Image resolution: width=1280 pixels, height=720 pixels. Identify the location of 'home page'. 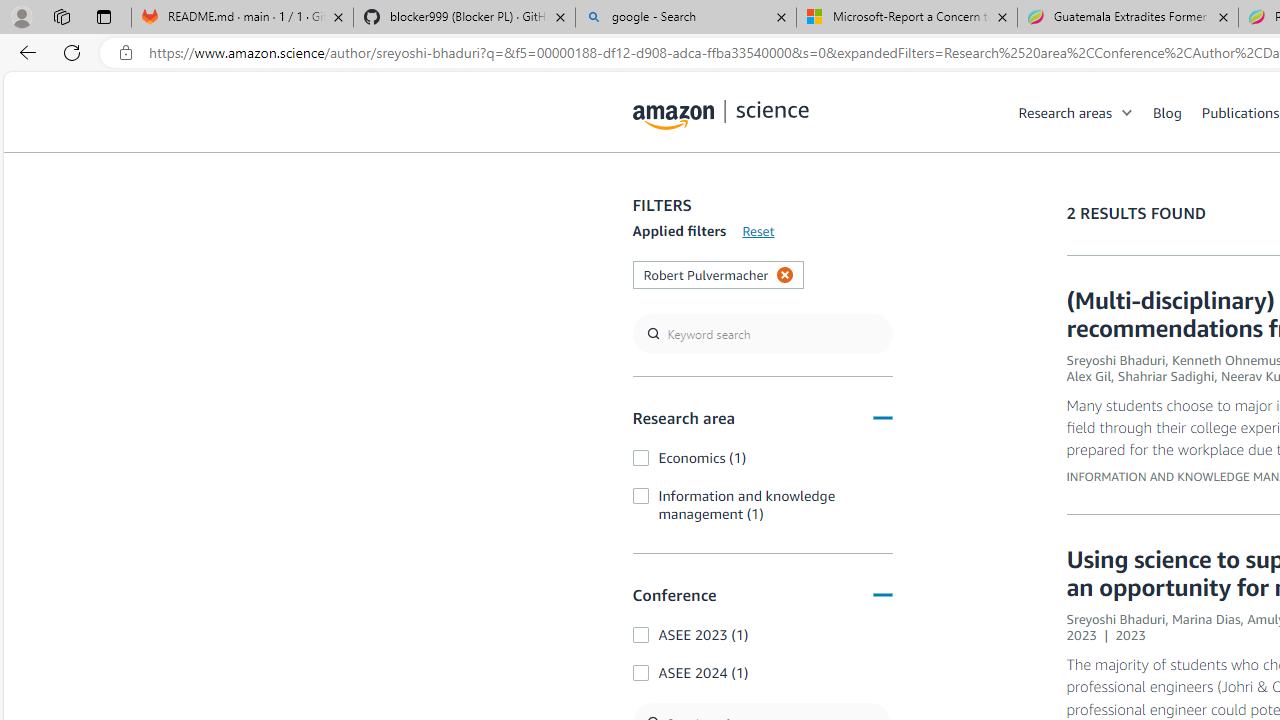
(720, 110).